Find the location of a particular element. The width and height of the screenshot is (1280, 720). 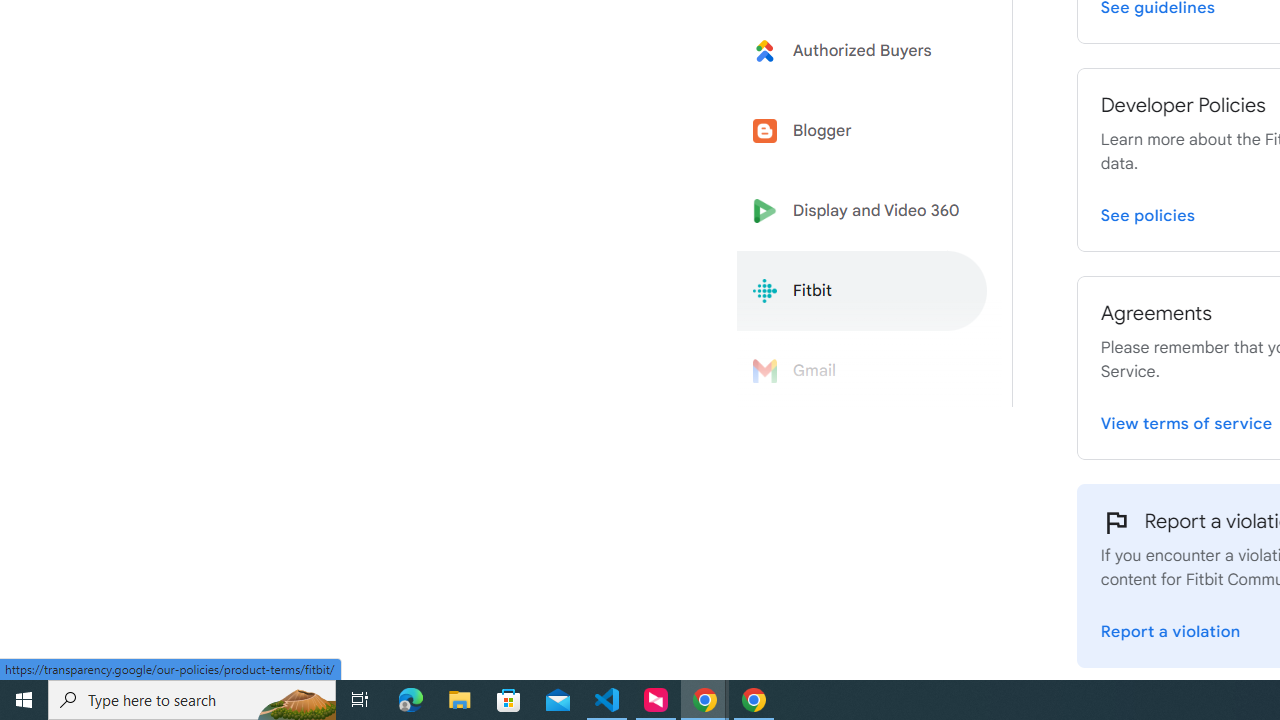

'Learn more about Authorized Buyers' is located at coordinates (862, 49).